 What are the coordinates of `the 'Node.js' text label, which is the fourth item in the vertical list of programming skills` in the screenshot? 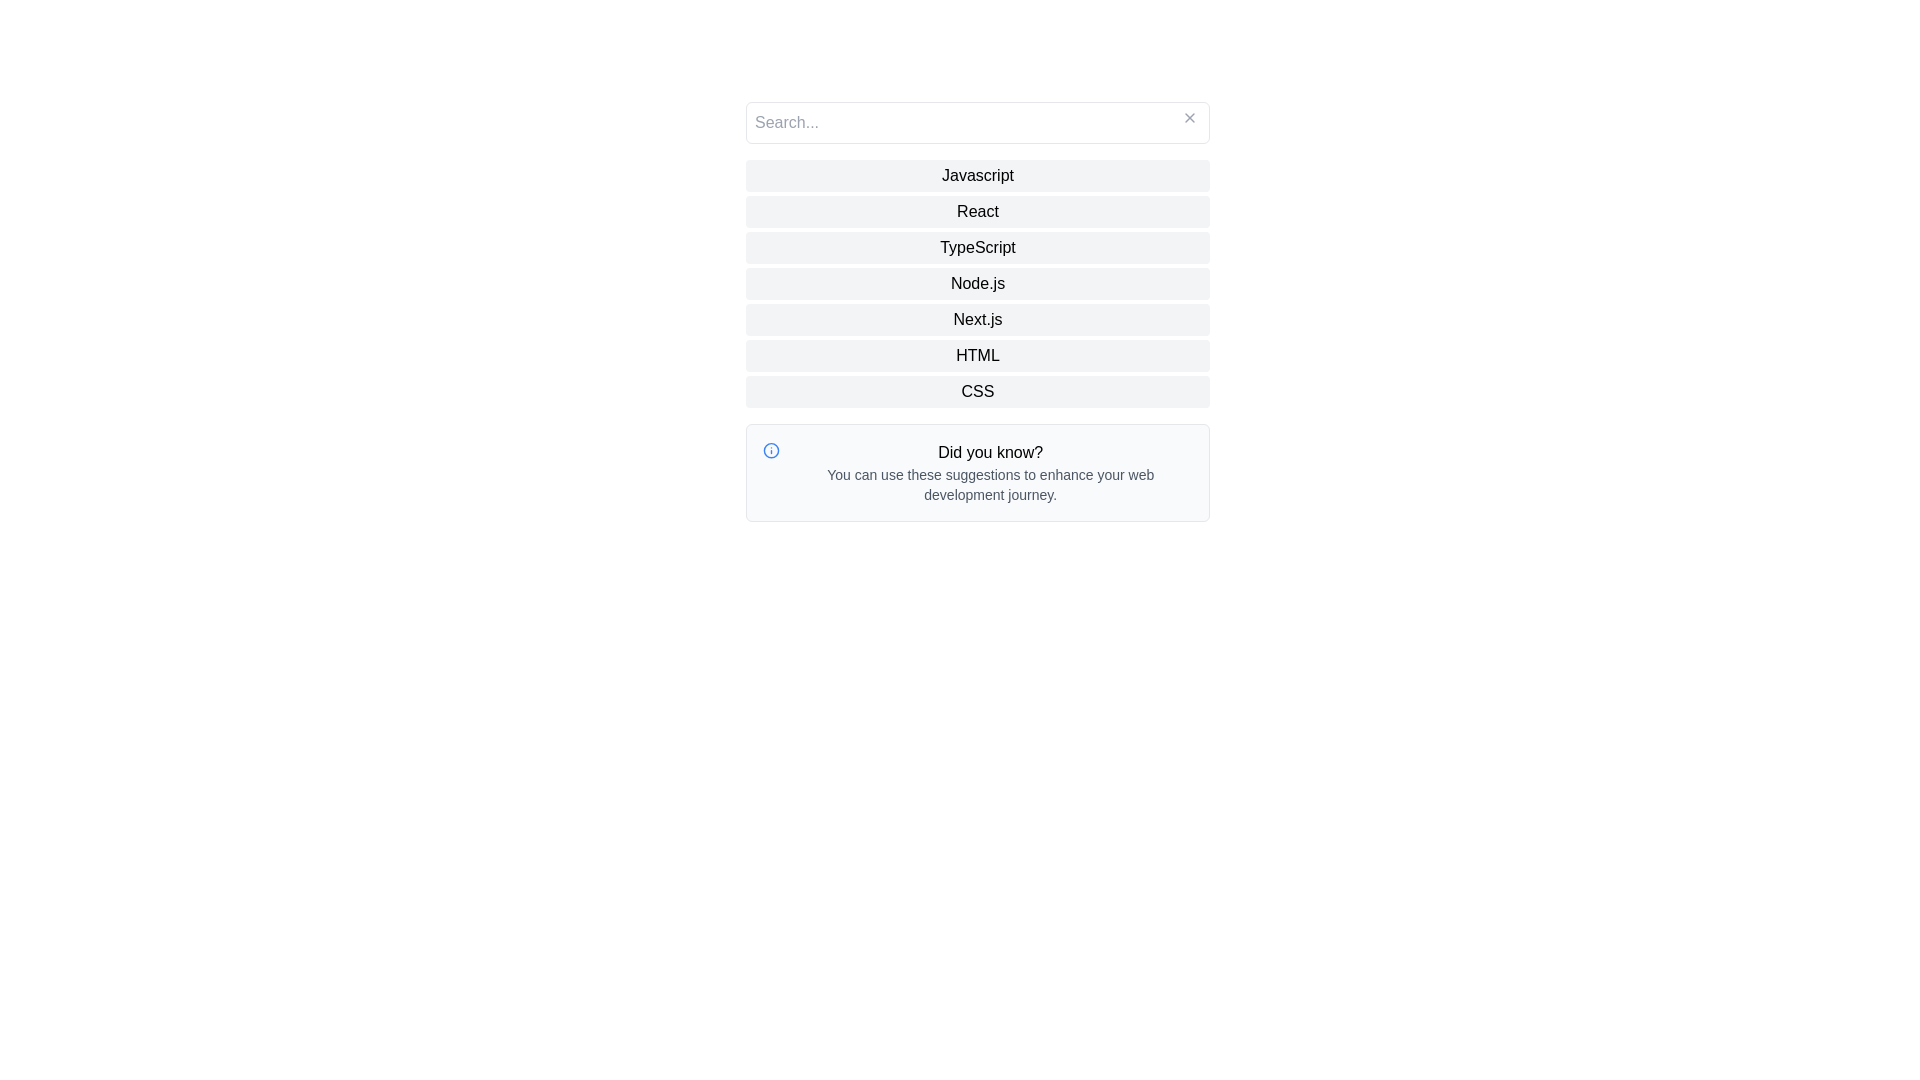 It's located at (978, 284).